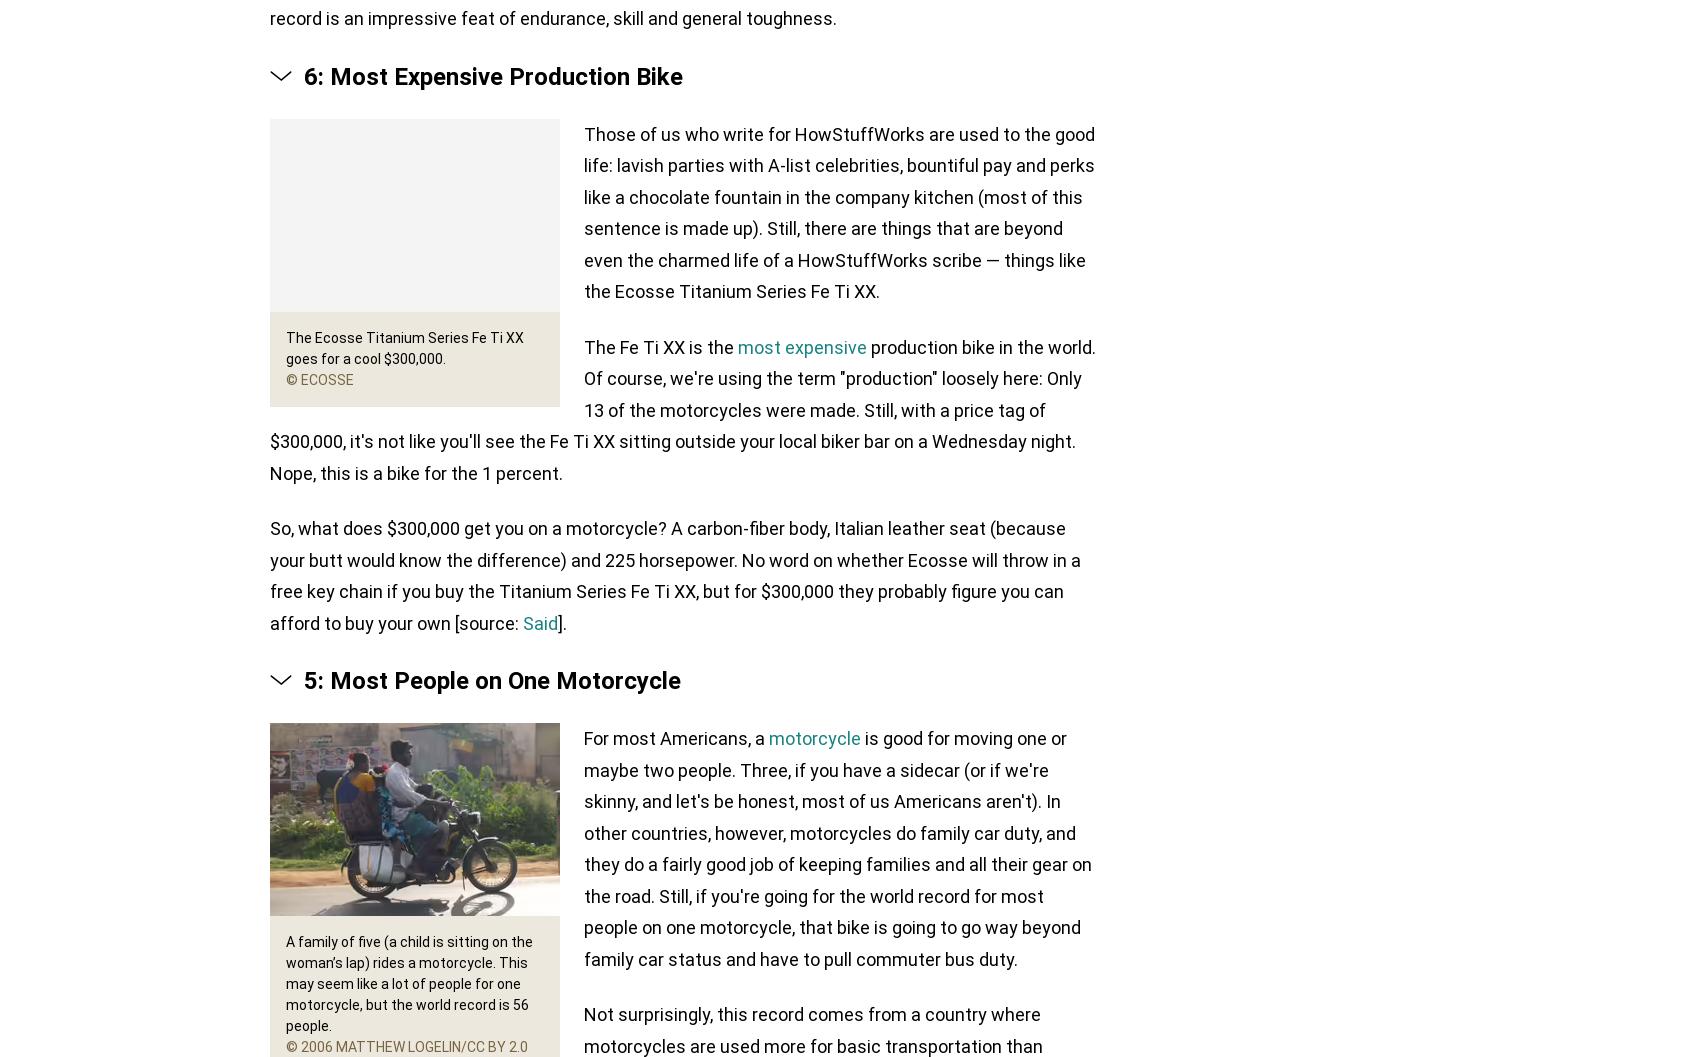  I want to click on '© 2006 Matthew Logelin/CC BY 2.0', so click(407, 1045).